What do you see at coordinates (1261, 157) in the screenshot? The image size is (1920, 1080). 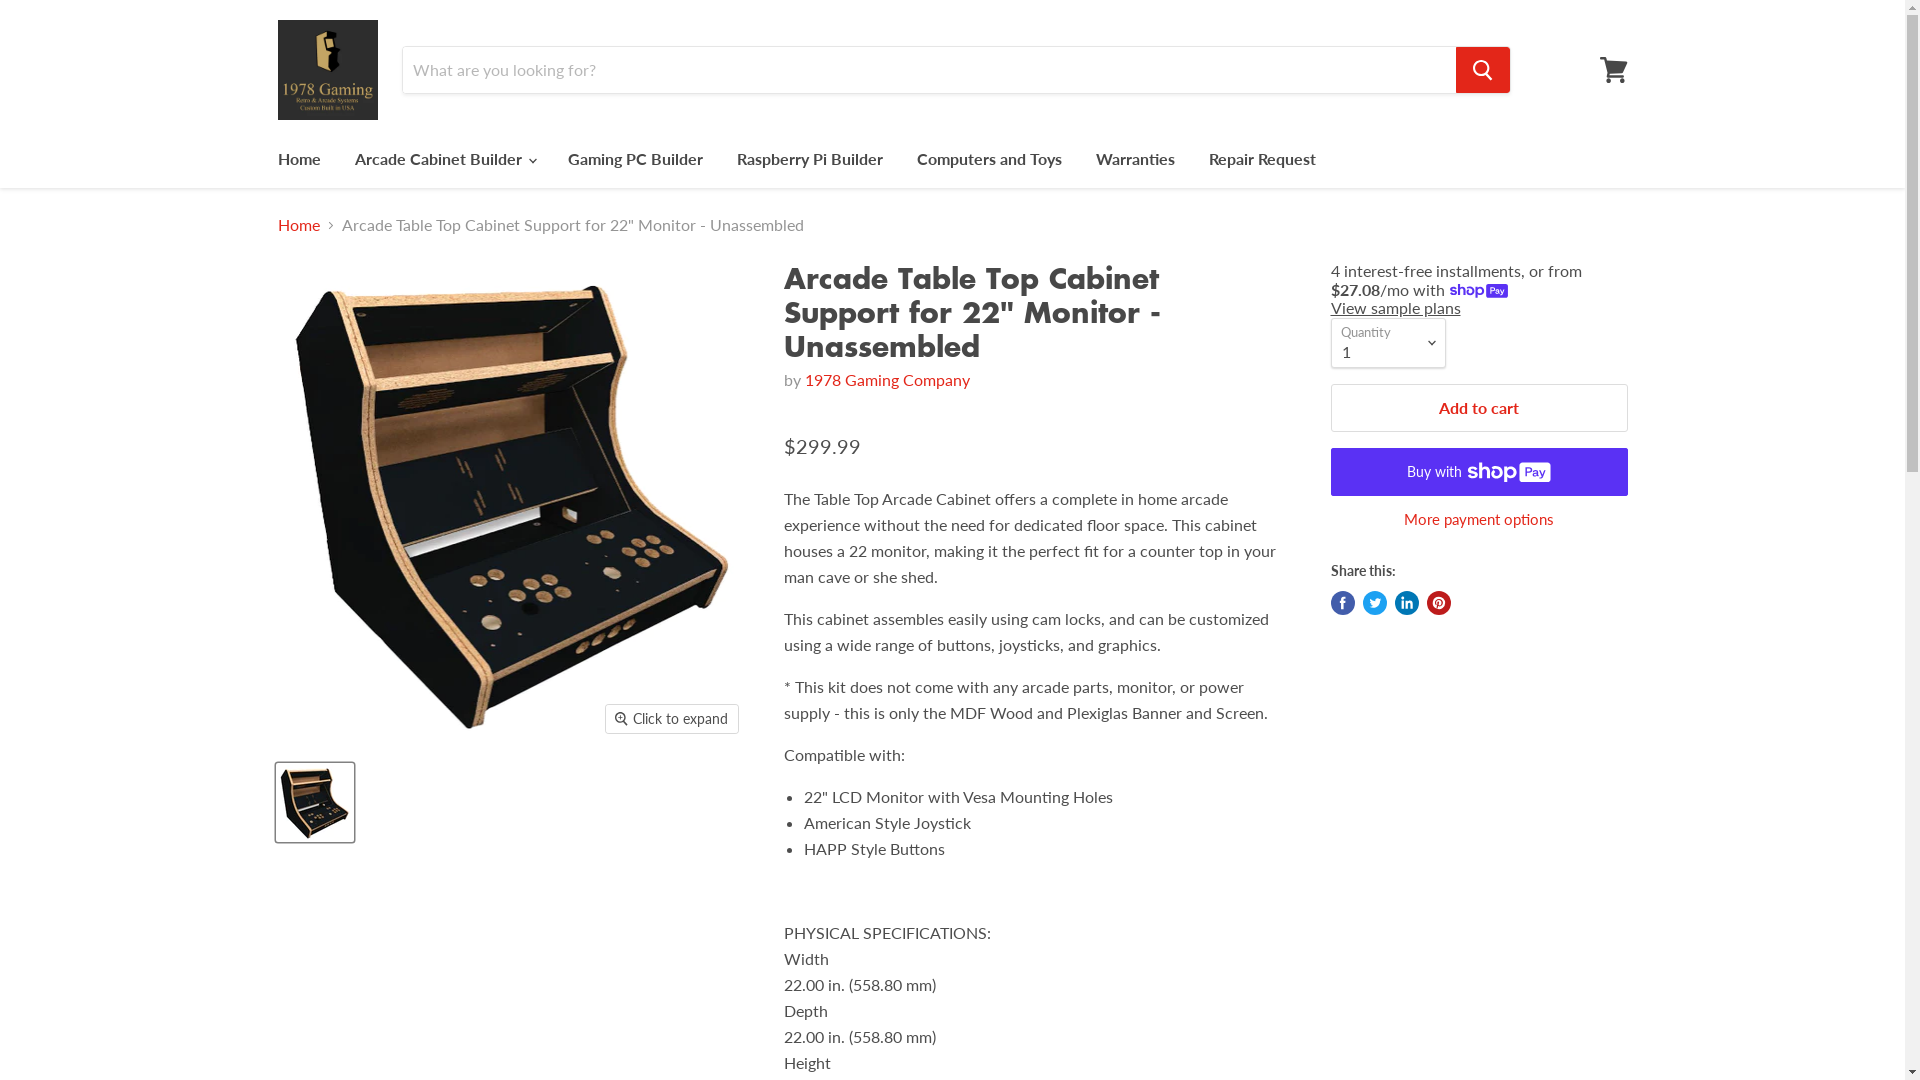 I see `'Repair Request'` at bounding box center [1261, 157].